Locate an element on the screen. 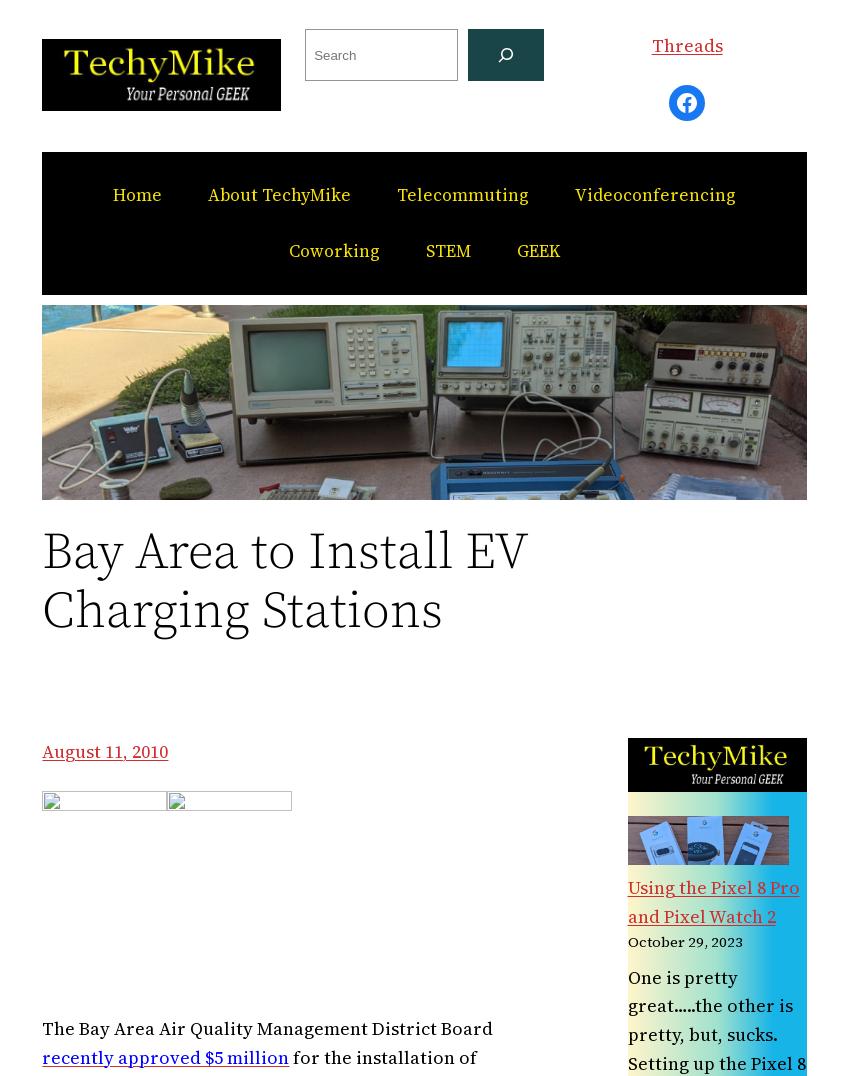  'Videoconferencing' is located at coordinates (655, 193).